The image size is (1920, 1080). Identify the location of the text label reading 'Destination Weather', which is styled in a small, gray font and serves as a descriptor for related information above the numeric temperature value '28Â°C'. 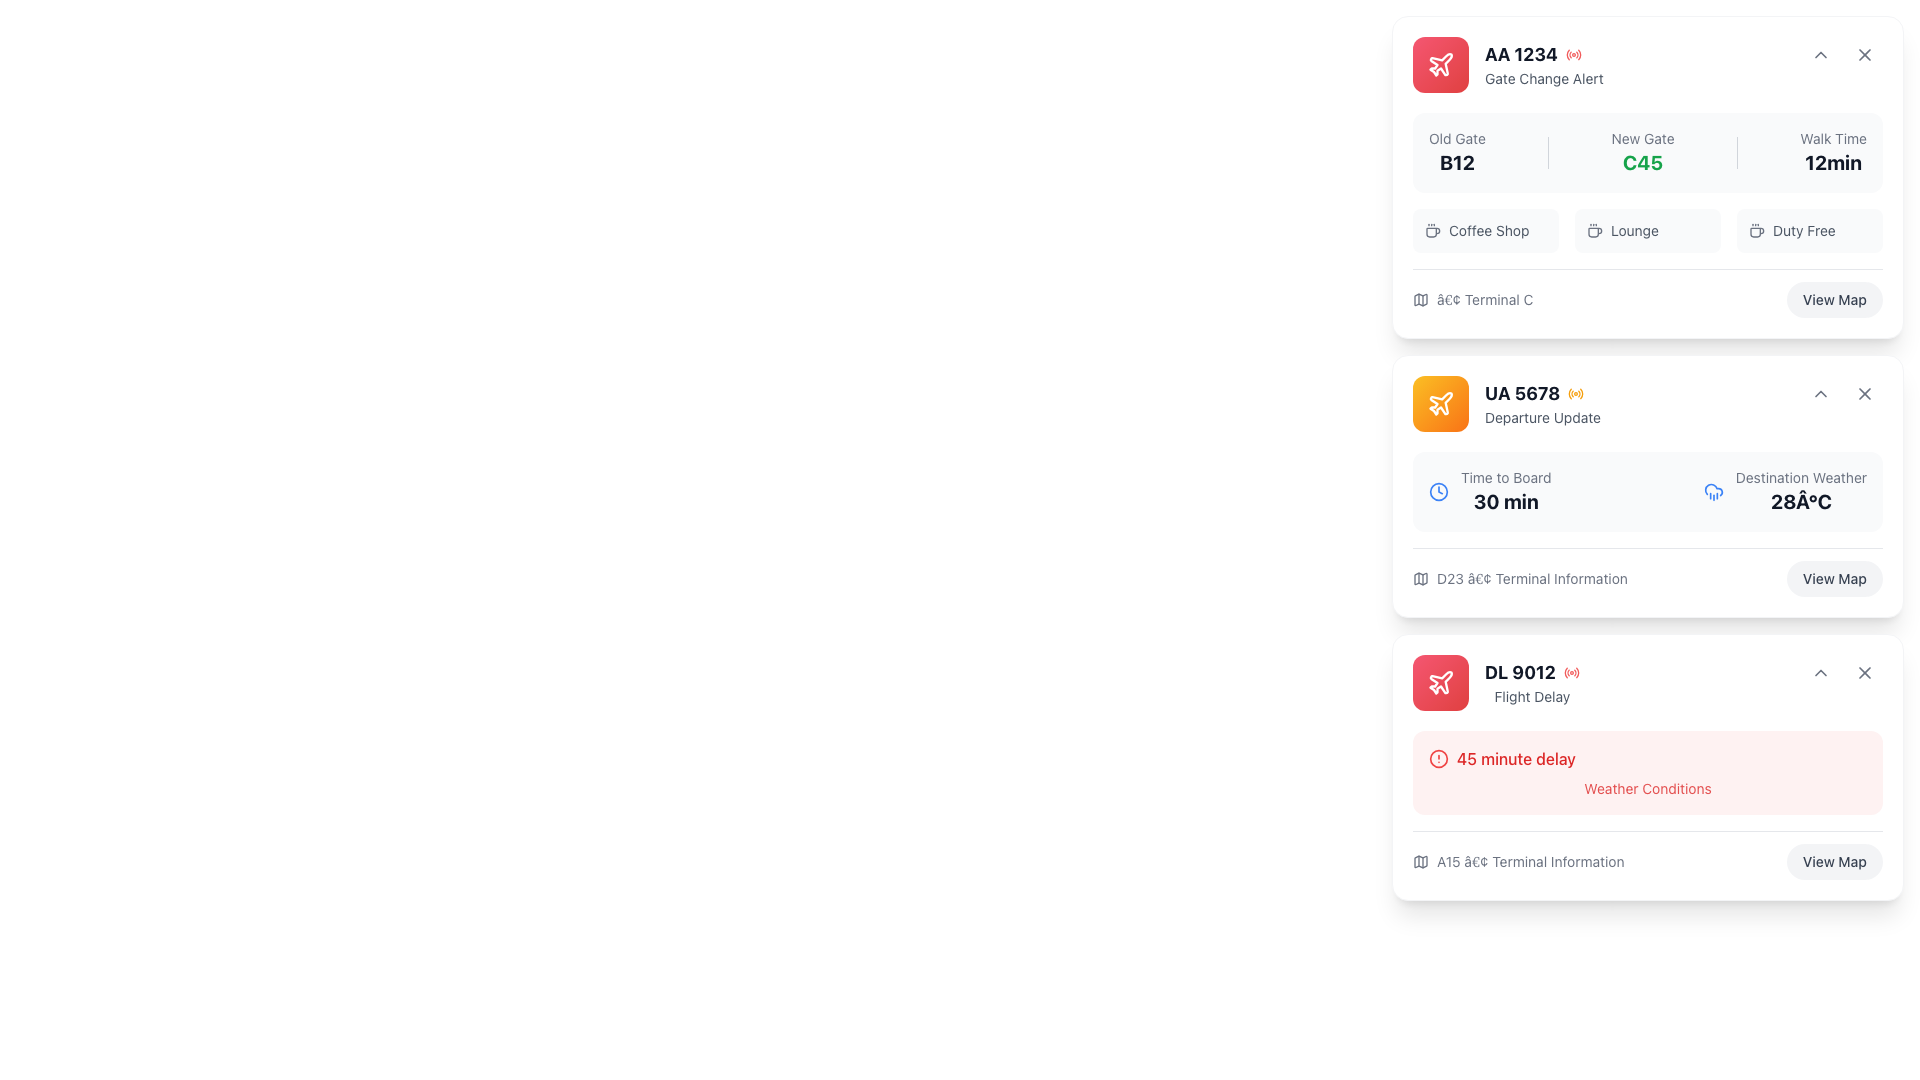
(1801, 478).